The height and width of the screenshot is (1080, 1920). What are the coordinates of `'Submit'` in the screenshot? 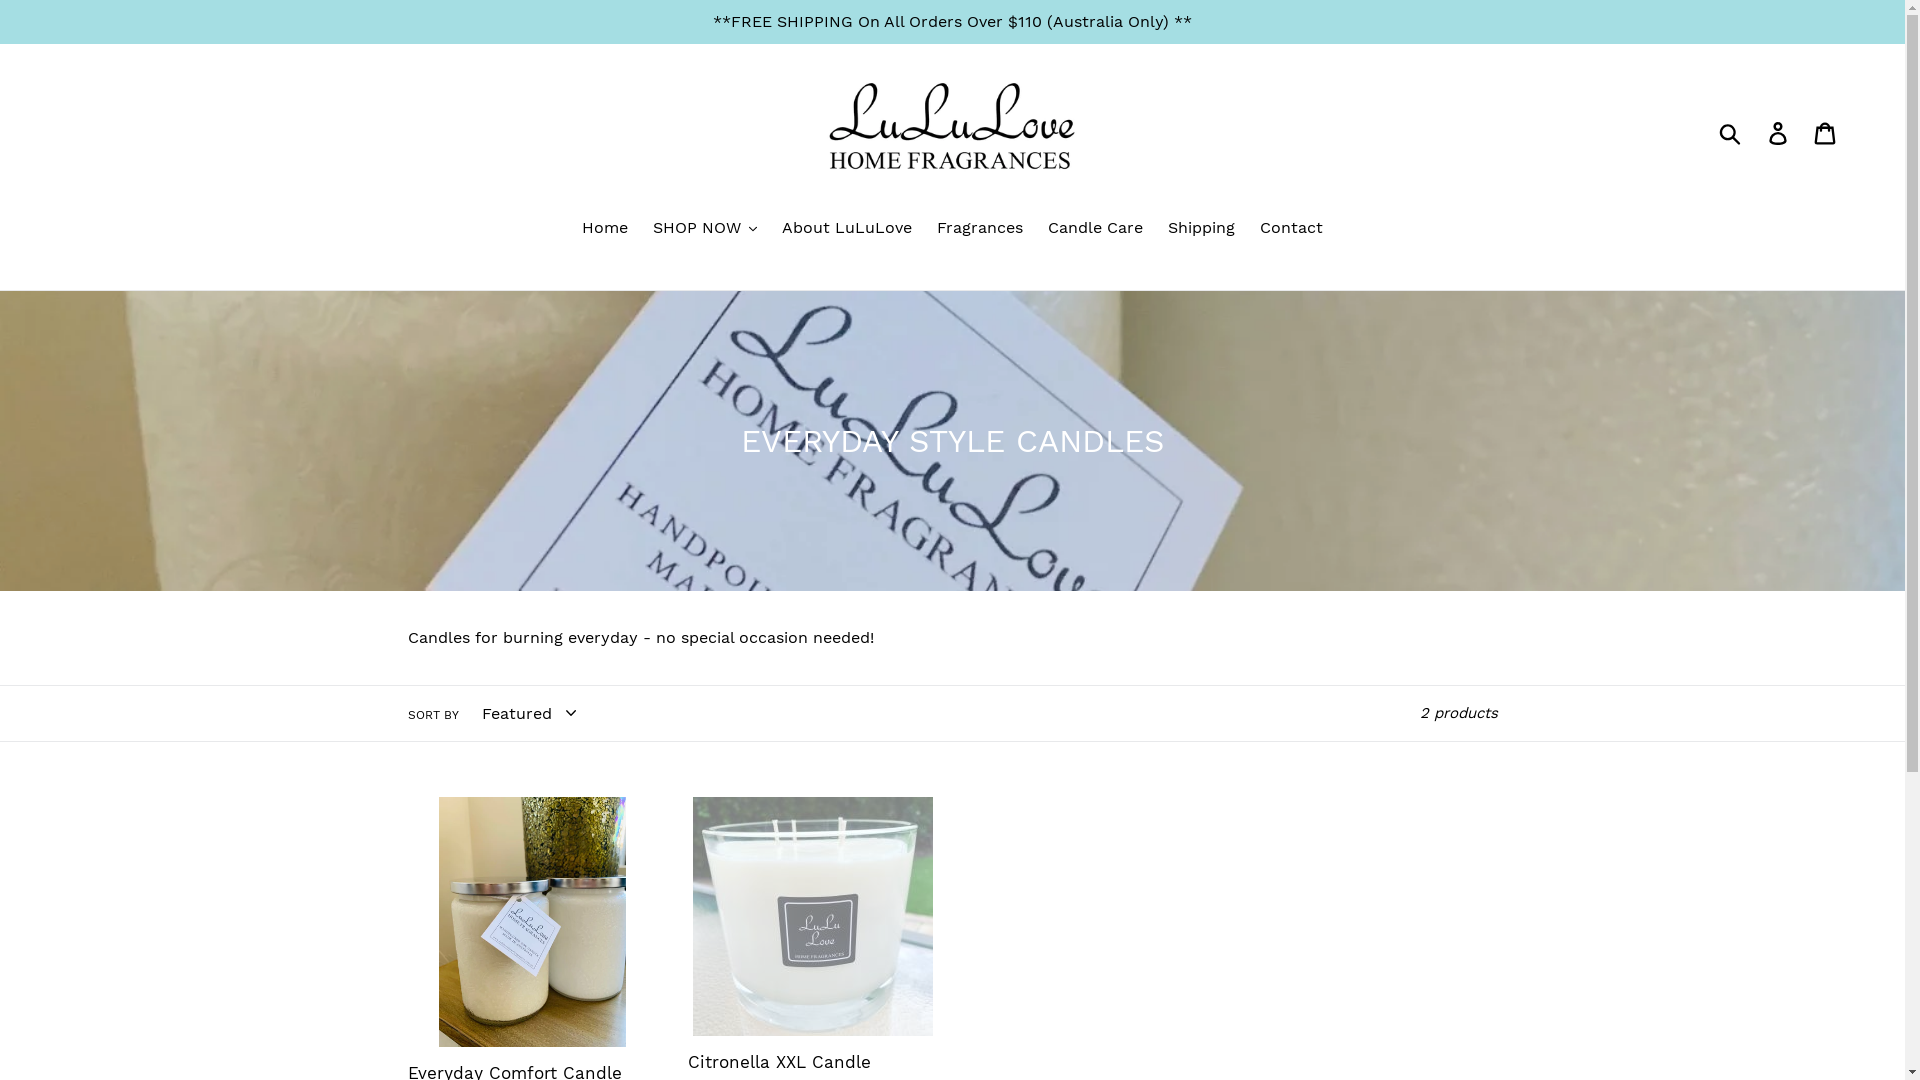 It's located at (1730, 131).